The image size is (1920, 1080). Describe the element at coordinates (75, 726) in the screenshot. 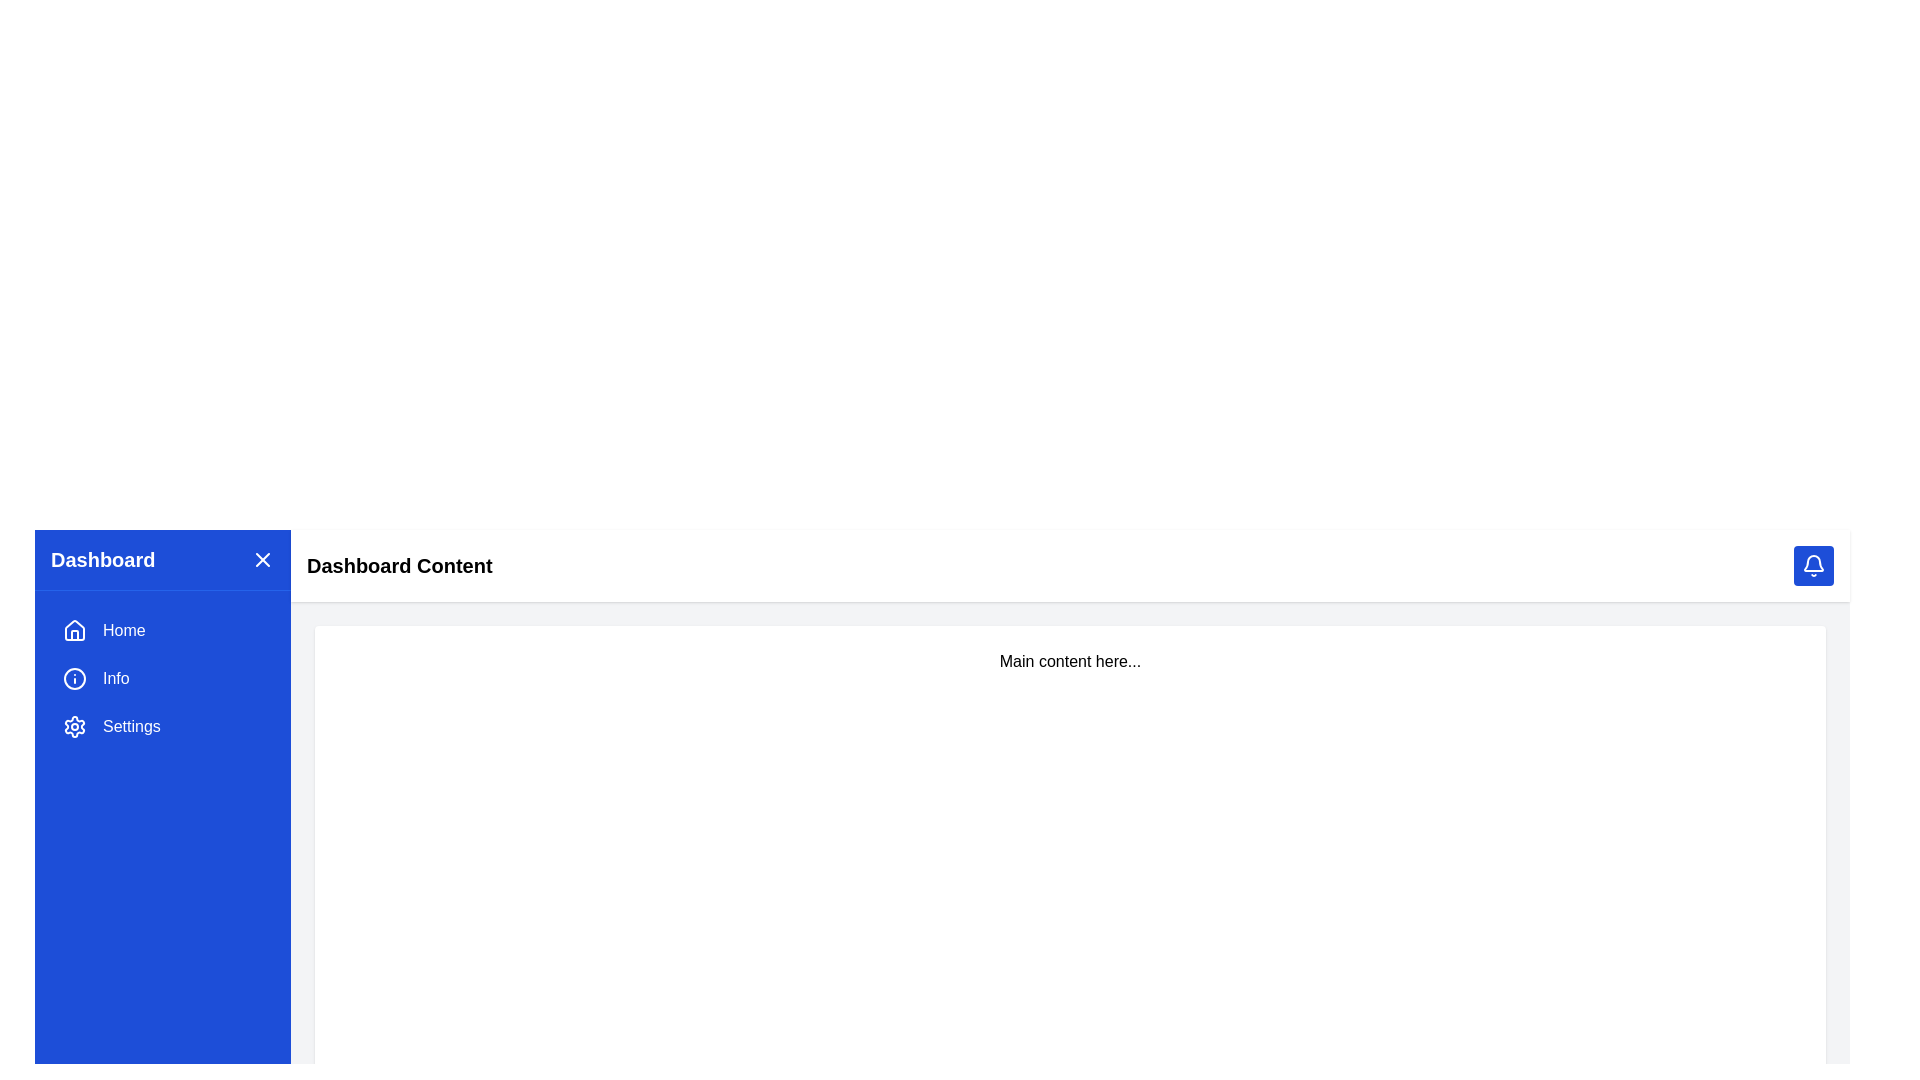

I see `the cog-shaped settings icon located in the left sidebar, positioned under 'Dashboard', 'Home', and 'Info', adjacent to the 'Settings' label` at that location.